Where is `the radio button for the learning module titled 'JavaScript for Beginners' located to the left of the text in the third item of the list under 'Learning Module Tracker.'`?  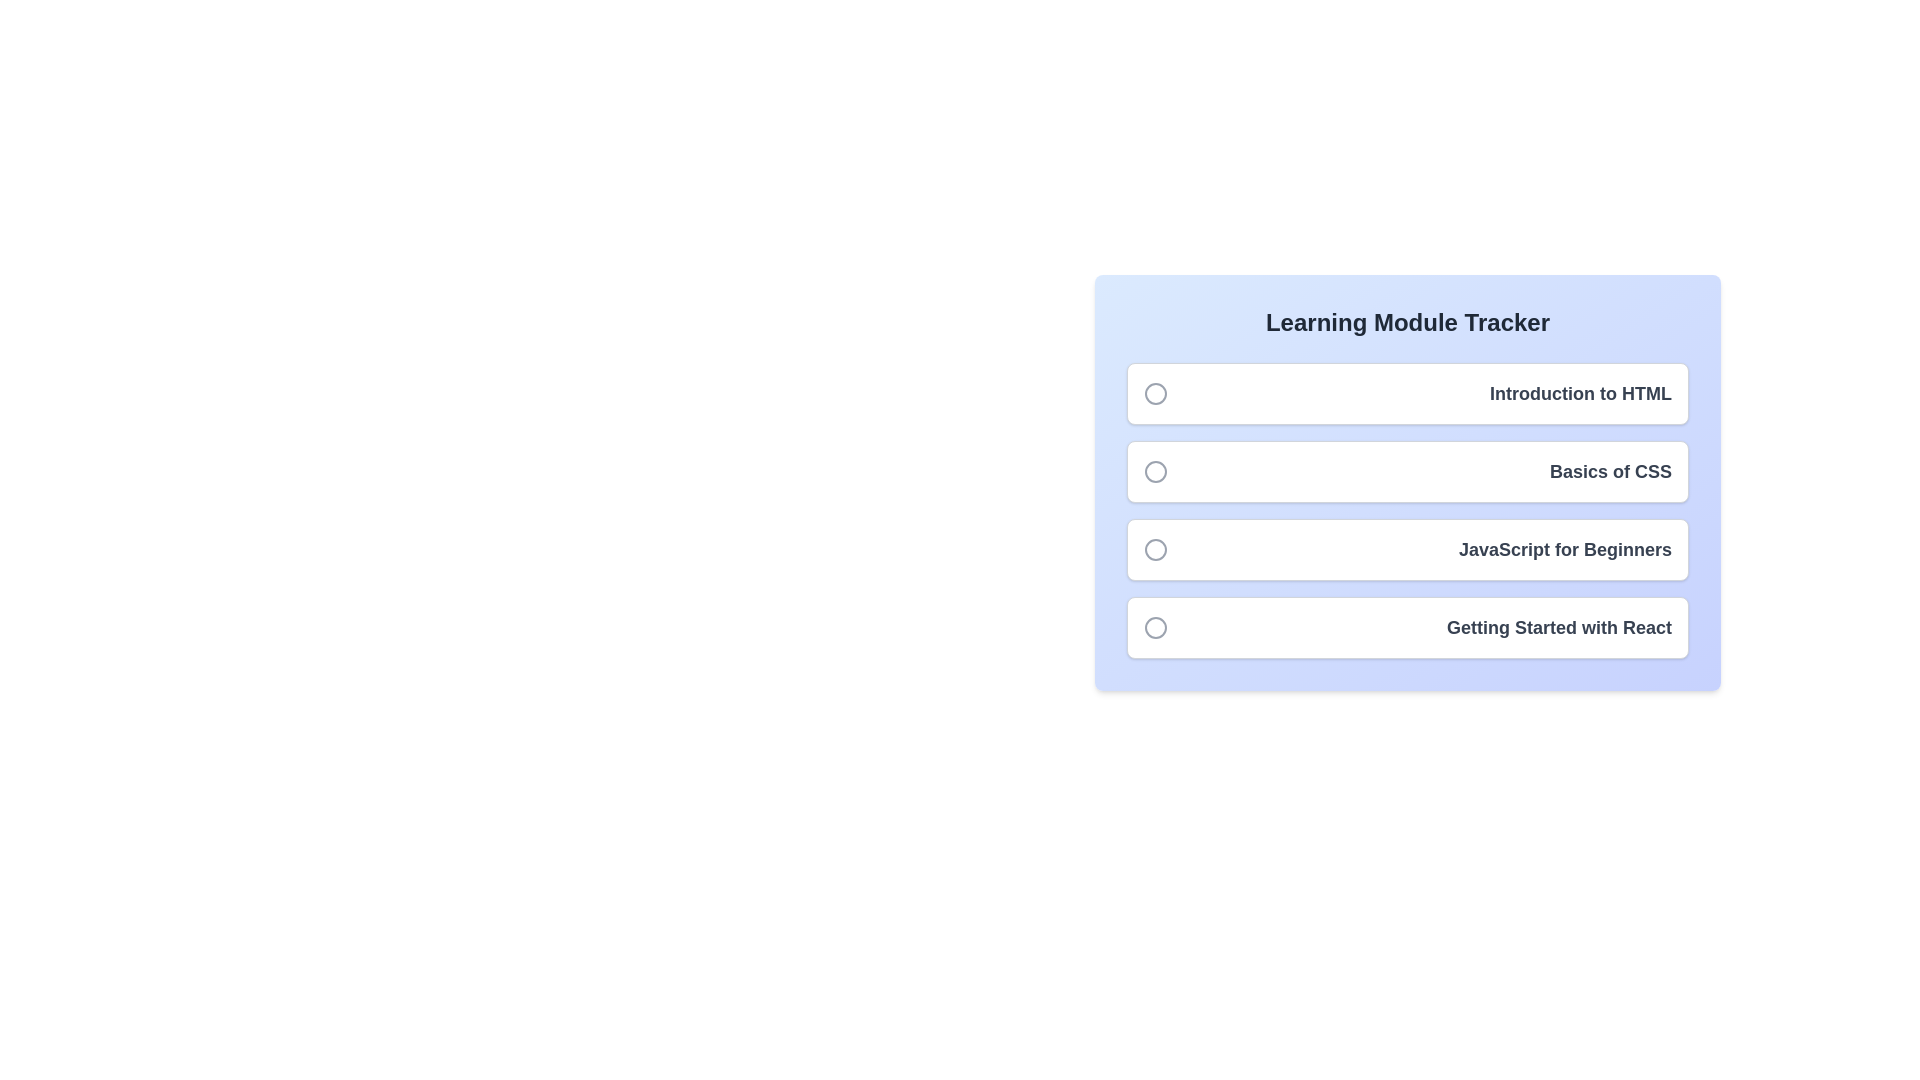 the radio button for the learning module titled 'JavaScript for Beginners' located to the left of the text in the third item of the list under 'Learning Module Tracker.' is located at coordinates (1156, 550).